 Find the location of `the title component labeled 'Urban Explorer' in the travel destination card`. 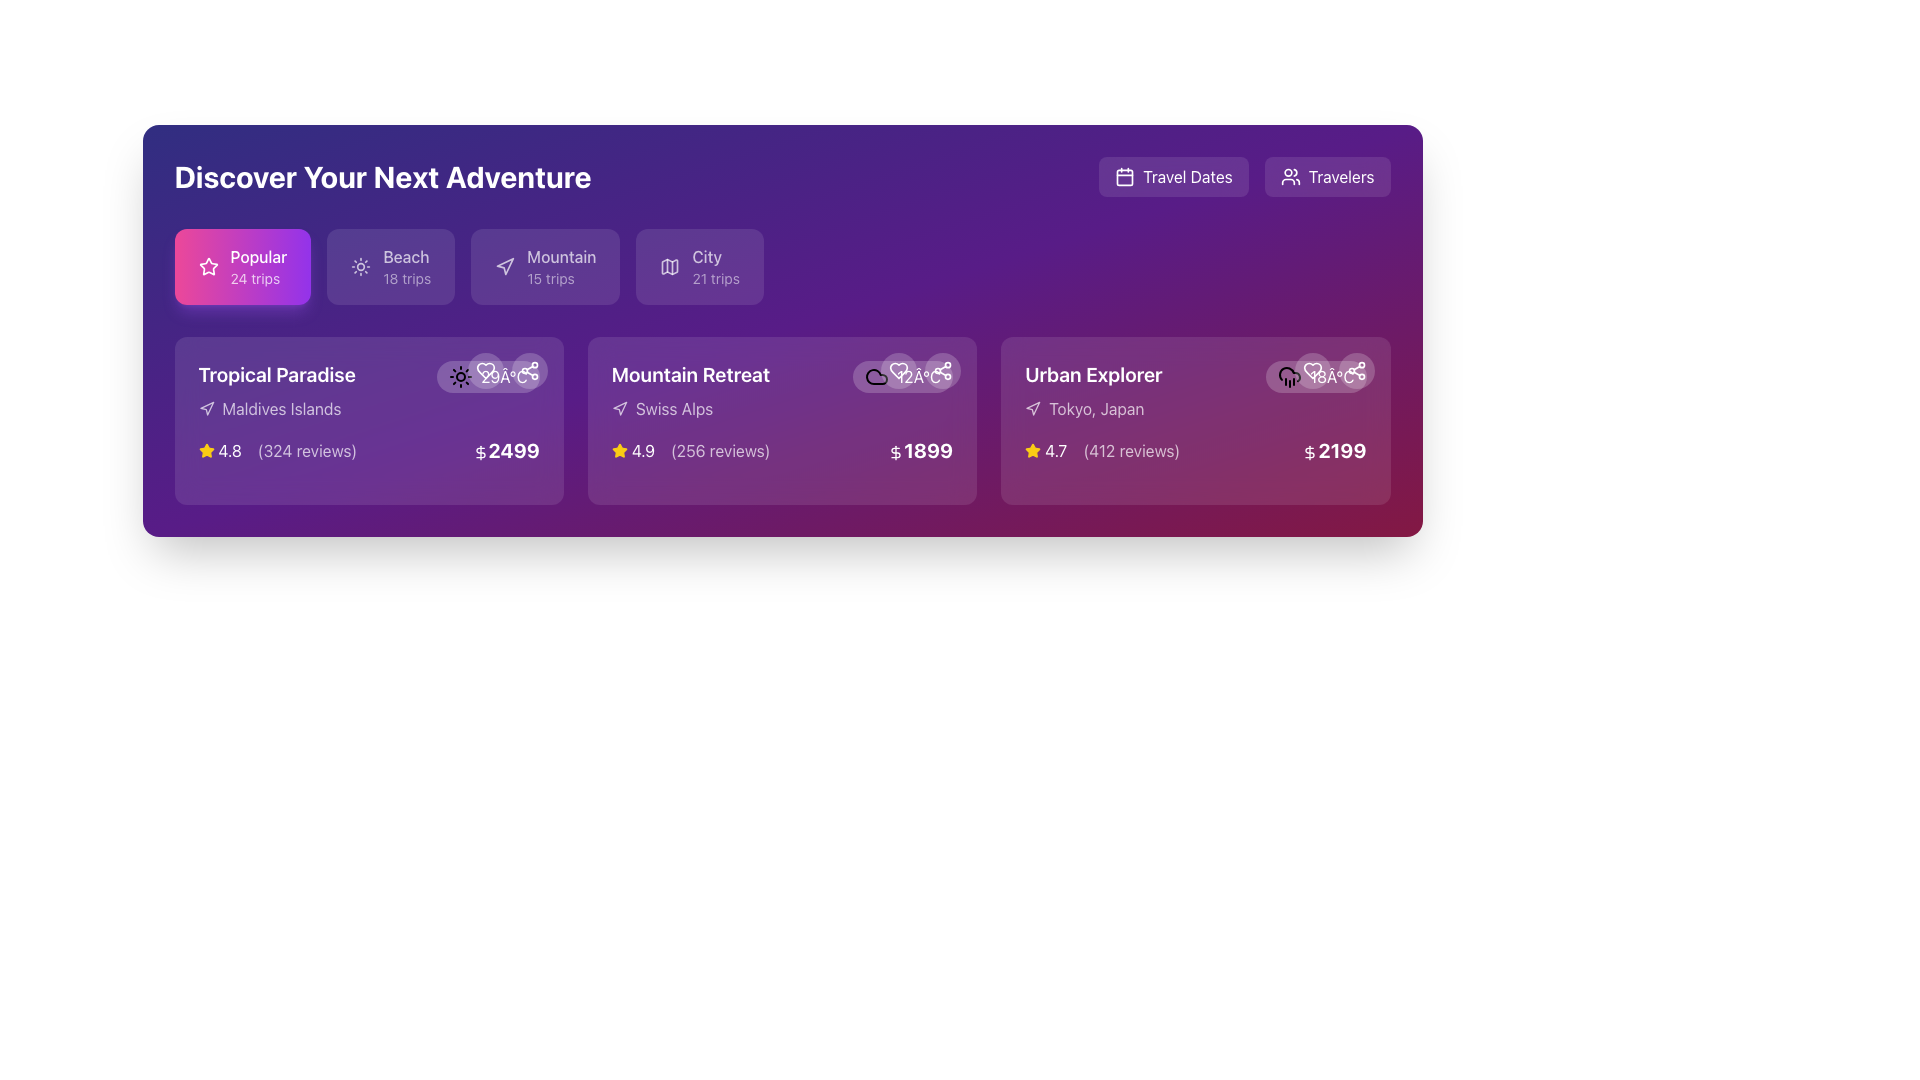

the title component labeled 'Urban Explorer' in the travel destination card is located at coordinates (1195, 390).